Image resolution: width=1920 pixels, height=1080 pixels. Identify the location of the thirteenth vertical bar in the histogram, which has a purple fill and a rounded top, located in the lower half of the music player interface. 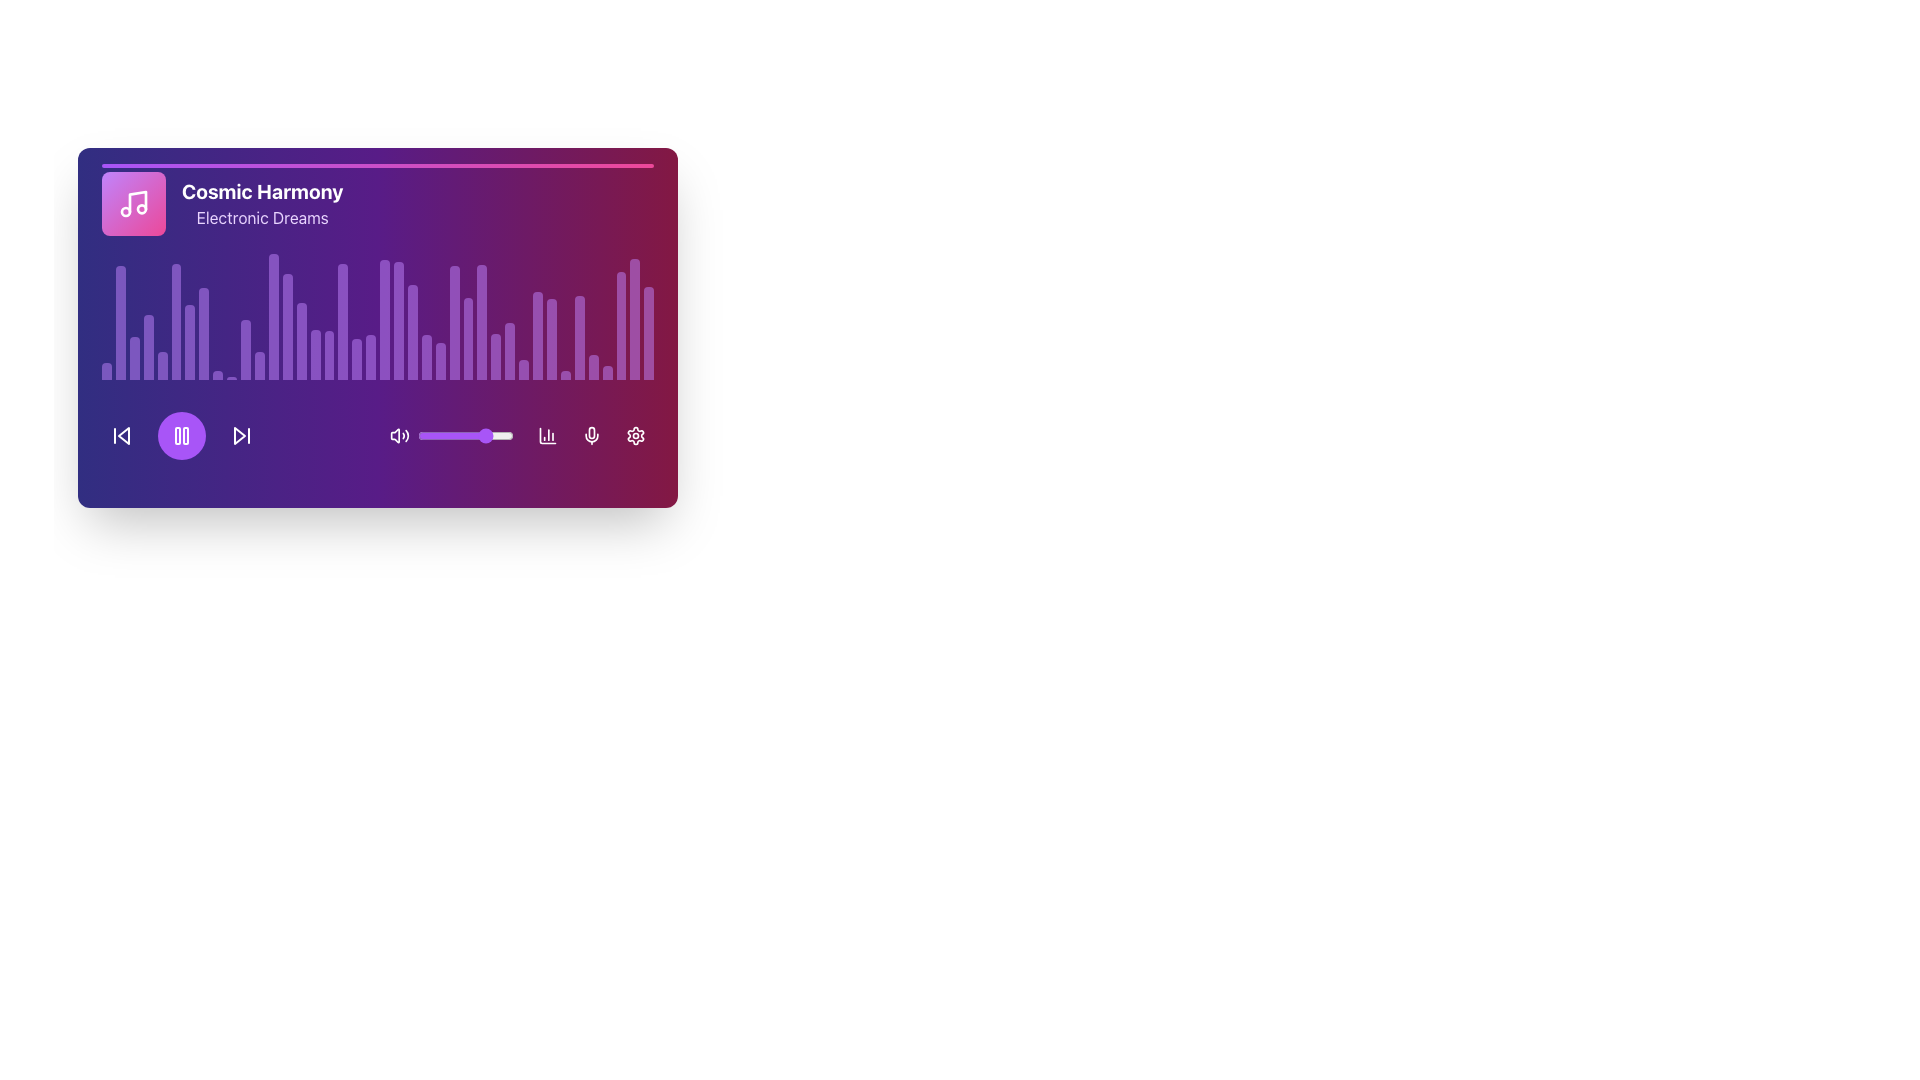
(272, 316).